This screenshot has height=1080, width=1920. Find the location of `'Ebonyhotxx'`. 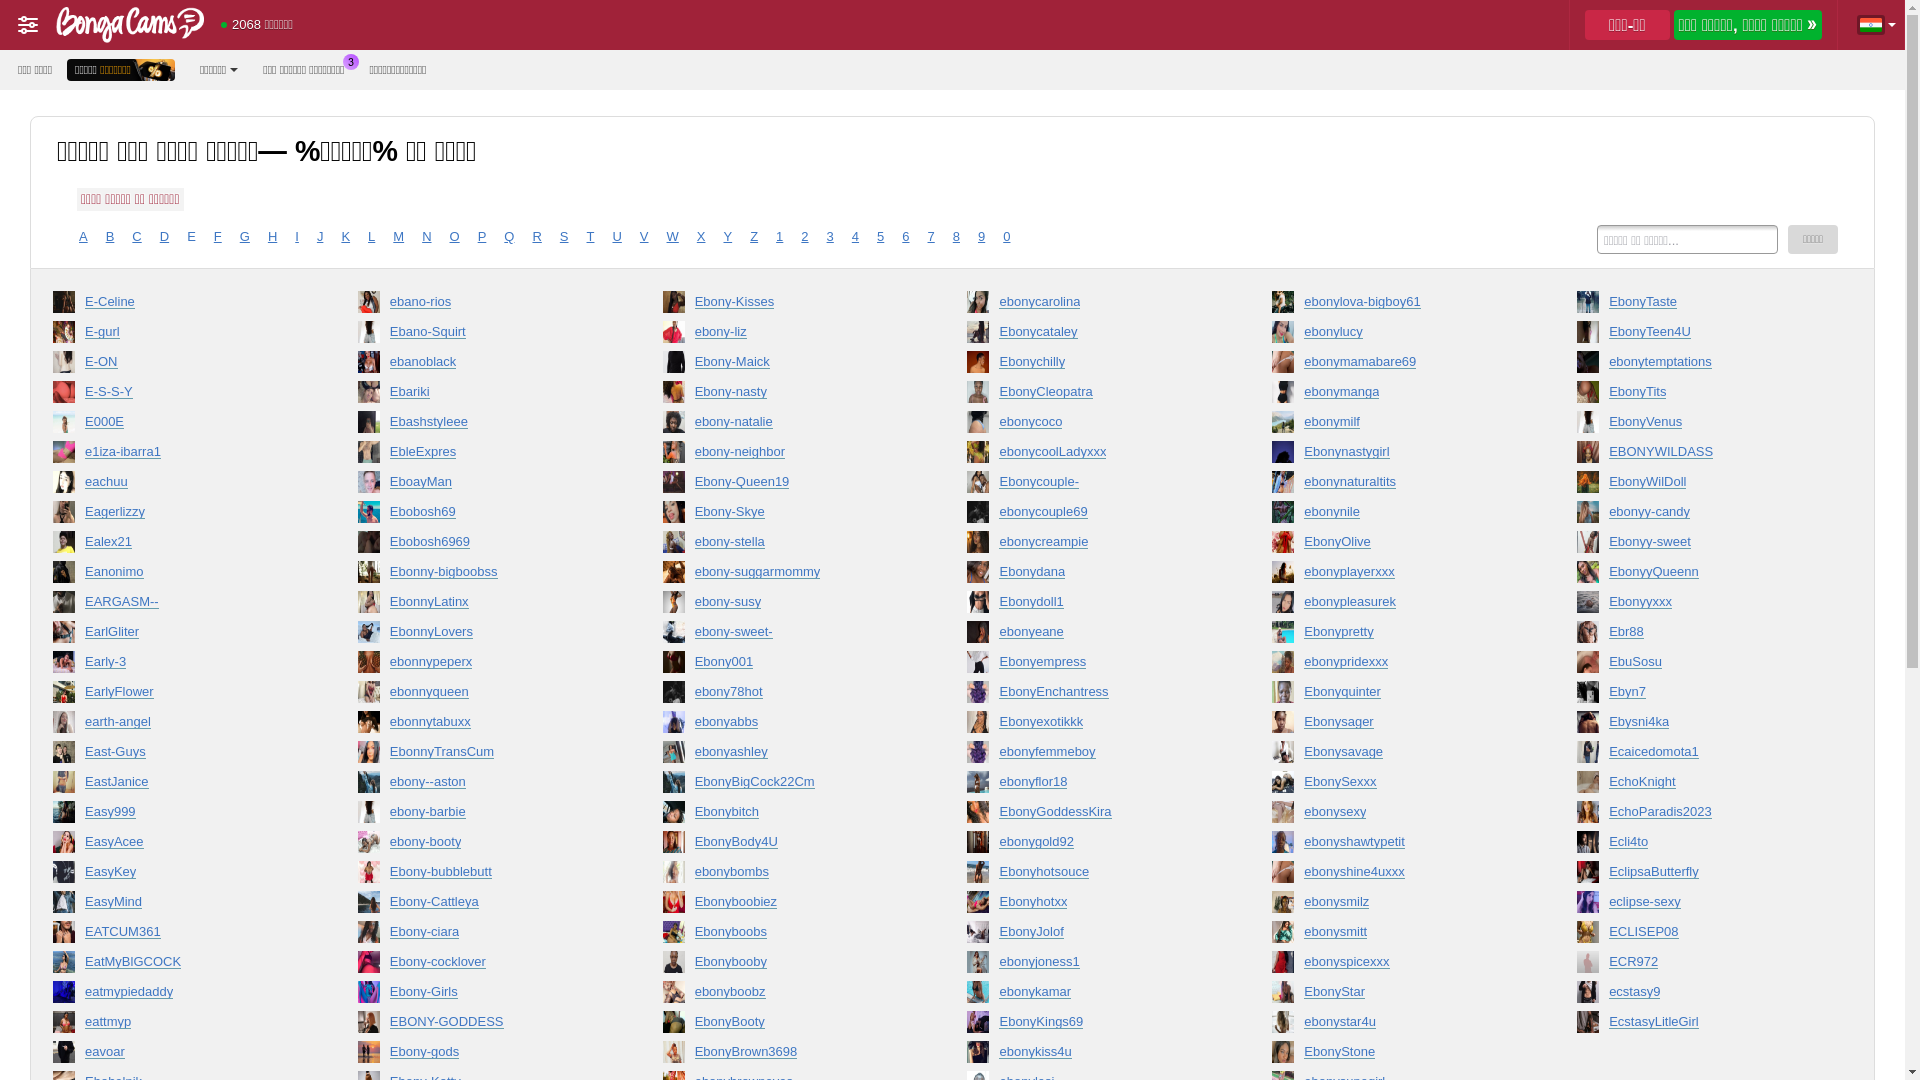

'Ebonyhotxx' is located at coordinates (1089, 906).